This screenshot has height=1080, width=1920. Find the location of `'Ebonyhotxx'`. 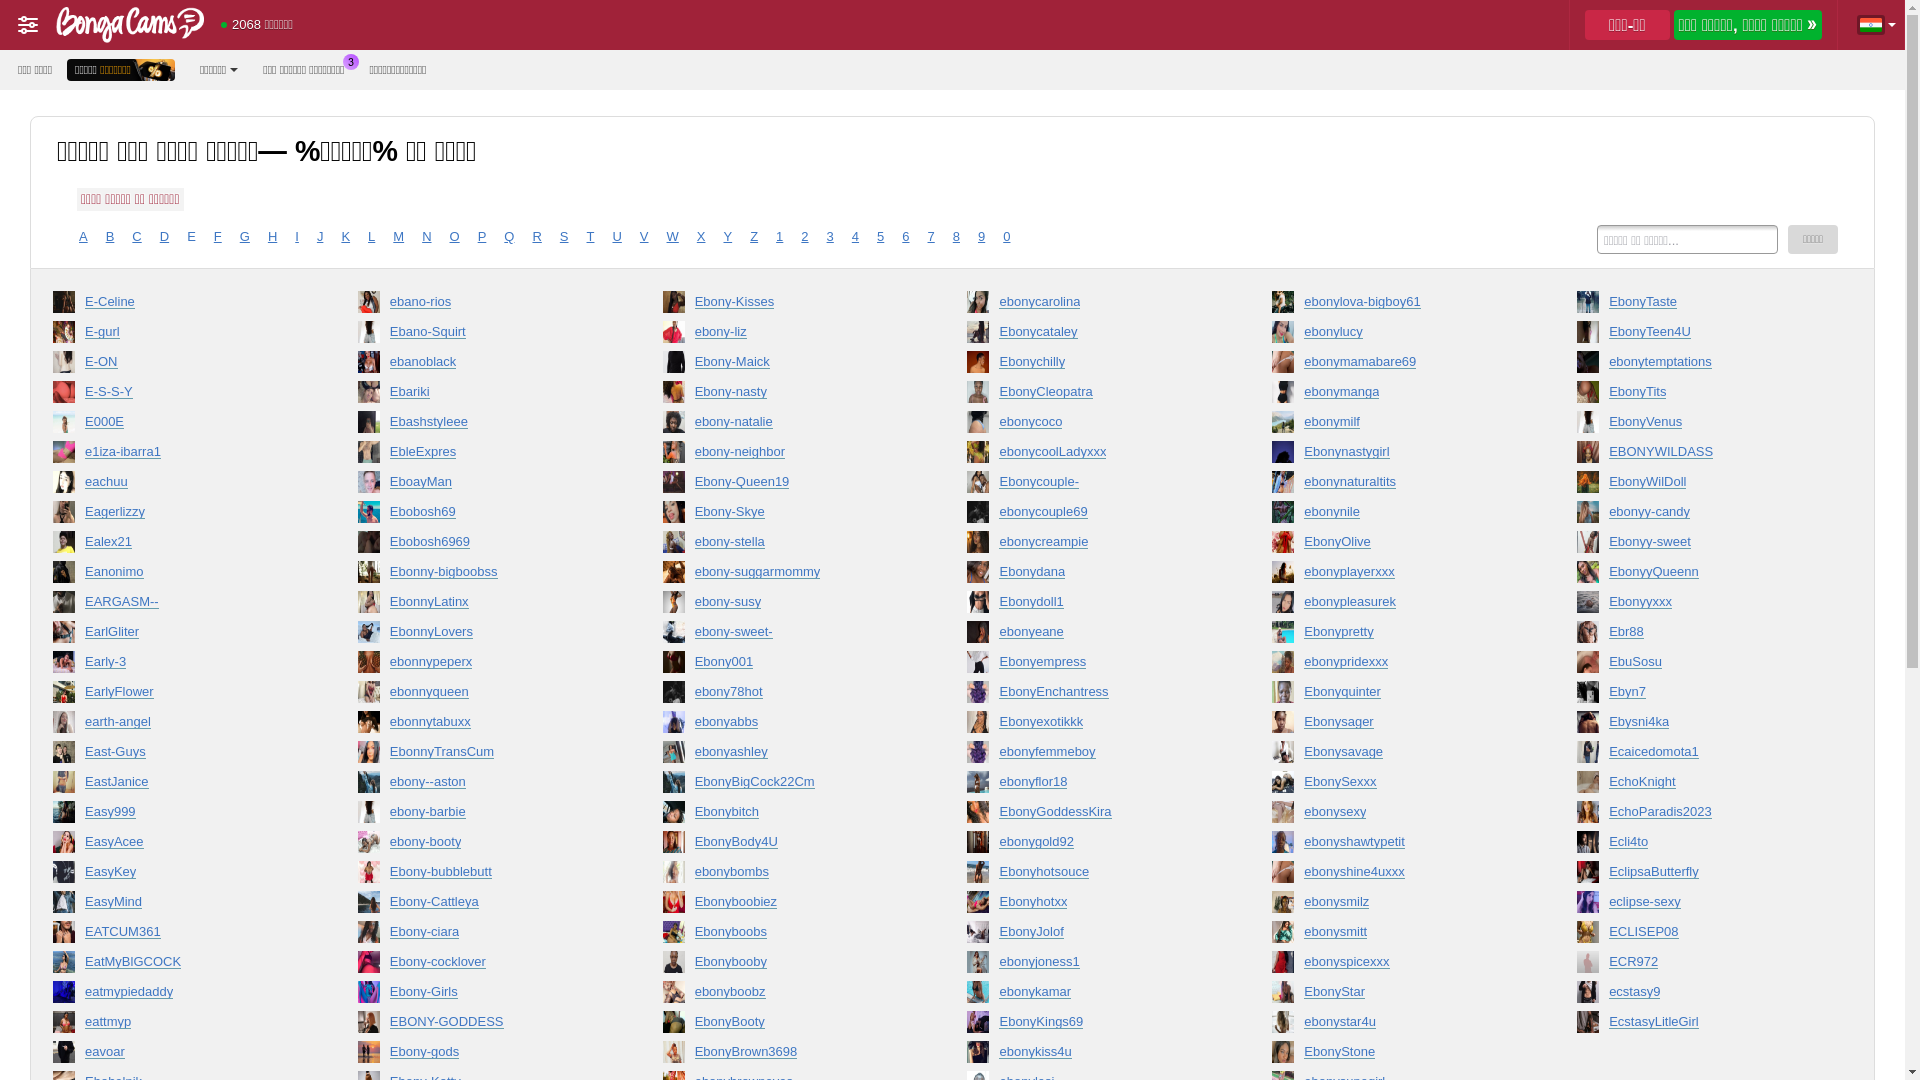

'Ebonyhotxx' is located at coordinates (1089, 906).